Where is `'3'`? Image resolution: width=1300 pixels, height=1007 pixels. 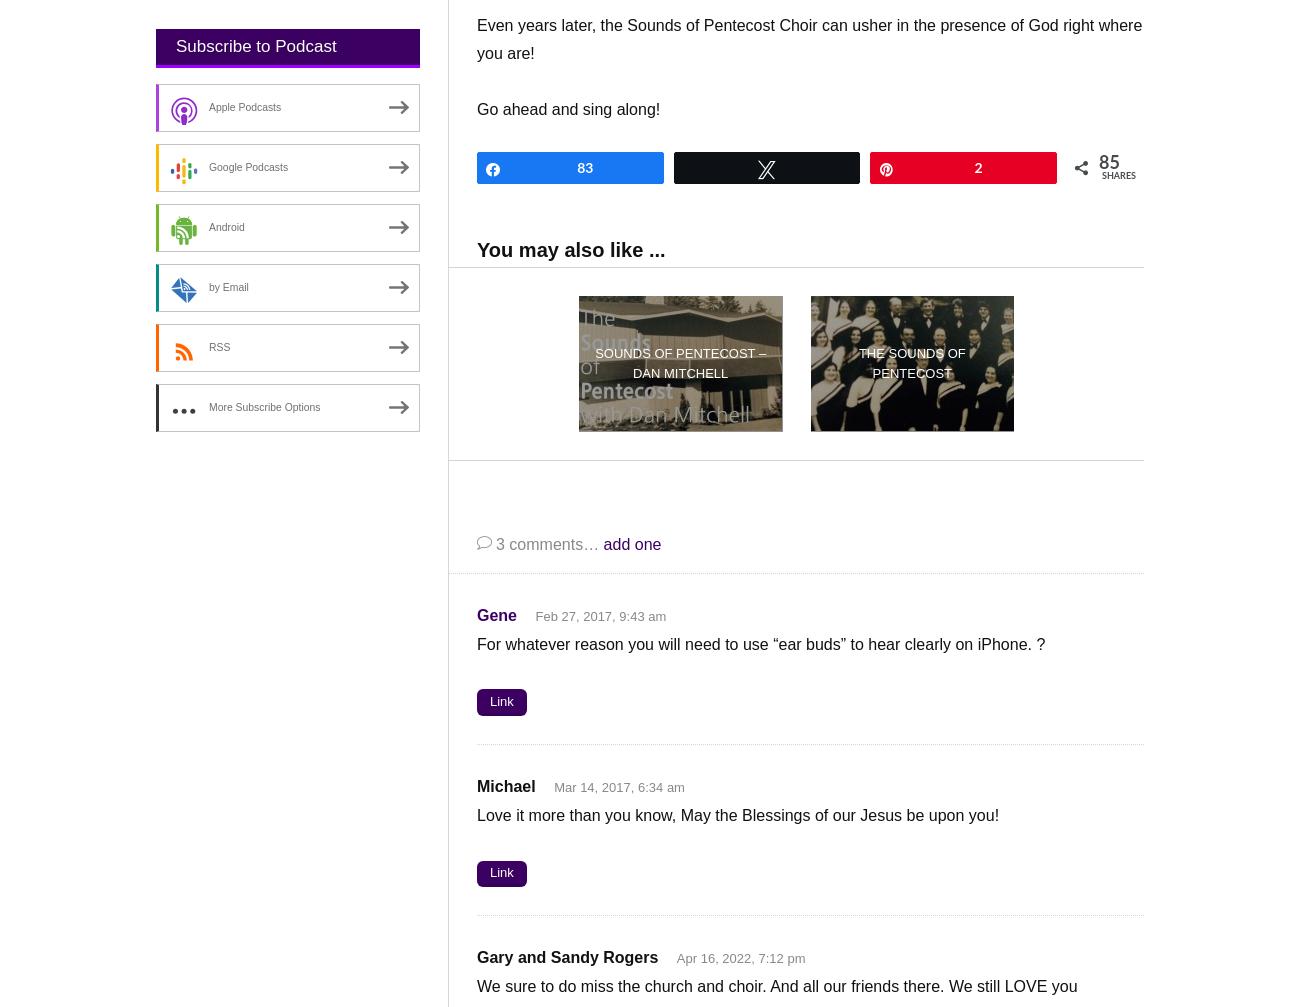
'3' is located at coordinates (495, 542).